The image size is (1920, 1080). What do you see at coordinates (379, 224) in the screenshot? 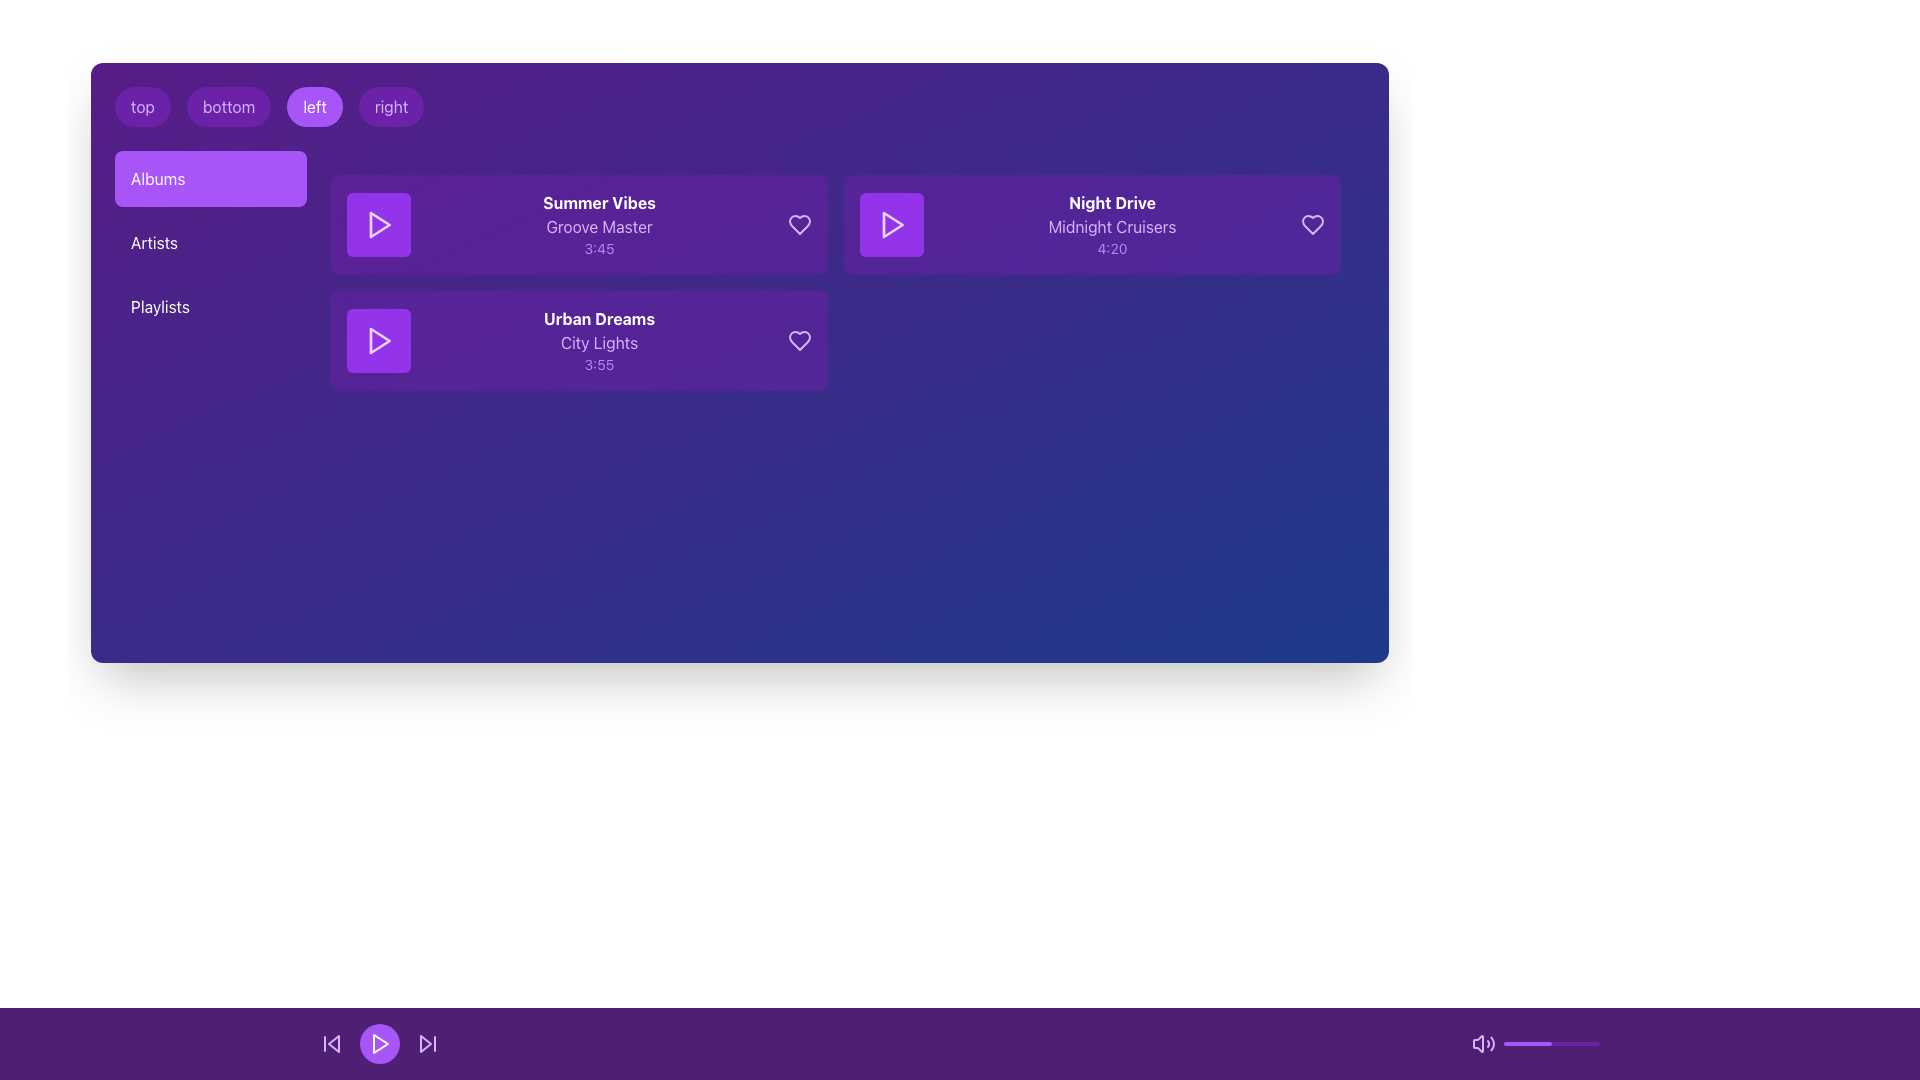
I see `the compact, square button with a purple background and a white play icon to play the associated 'Summer Vibes' playlist` at bounding box center [379, 224].